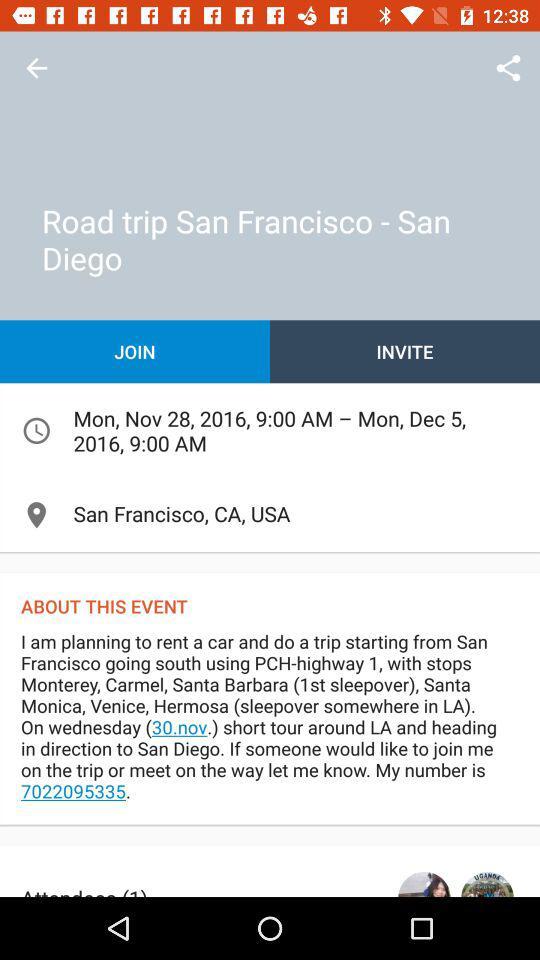 This screenshot has height=960, width=540. Describe the element at coordinates (36, 68) in the screenshot. I see `the item at the top left corner` at that location.